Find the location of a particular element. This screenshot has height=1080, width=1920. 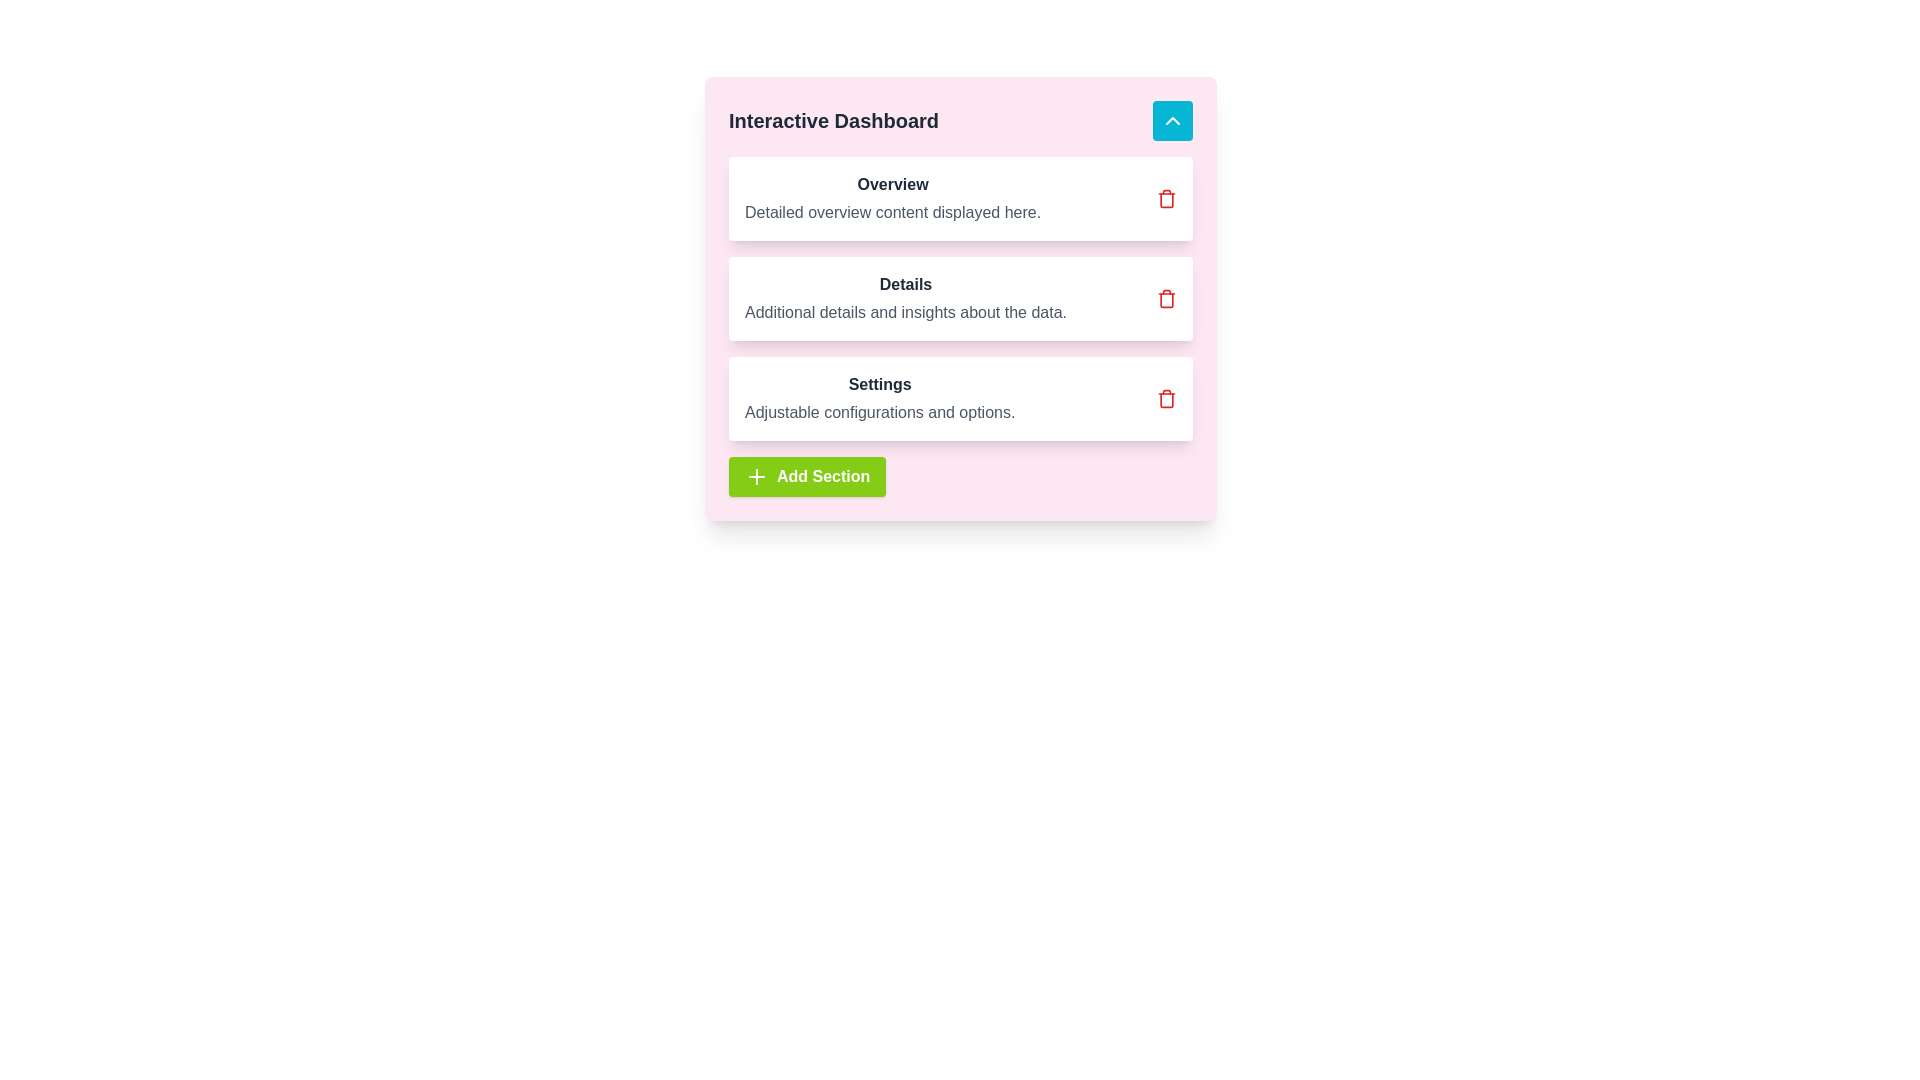

the first card in the vertical list of sections below the title 'Interactive Dashboard' is located at coordinates (960, 199).